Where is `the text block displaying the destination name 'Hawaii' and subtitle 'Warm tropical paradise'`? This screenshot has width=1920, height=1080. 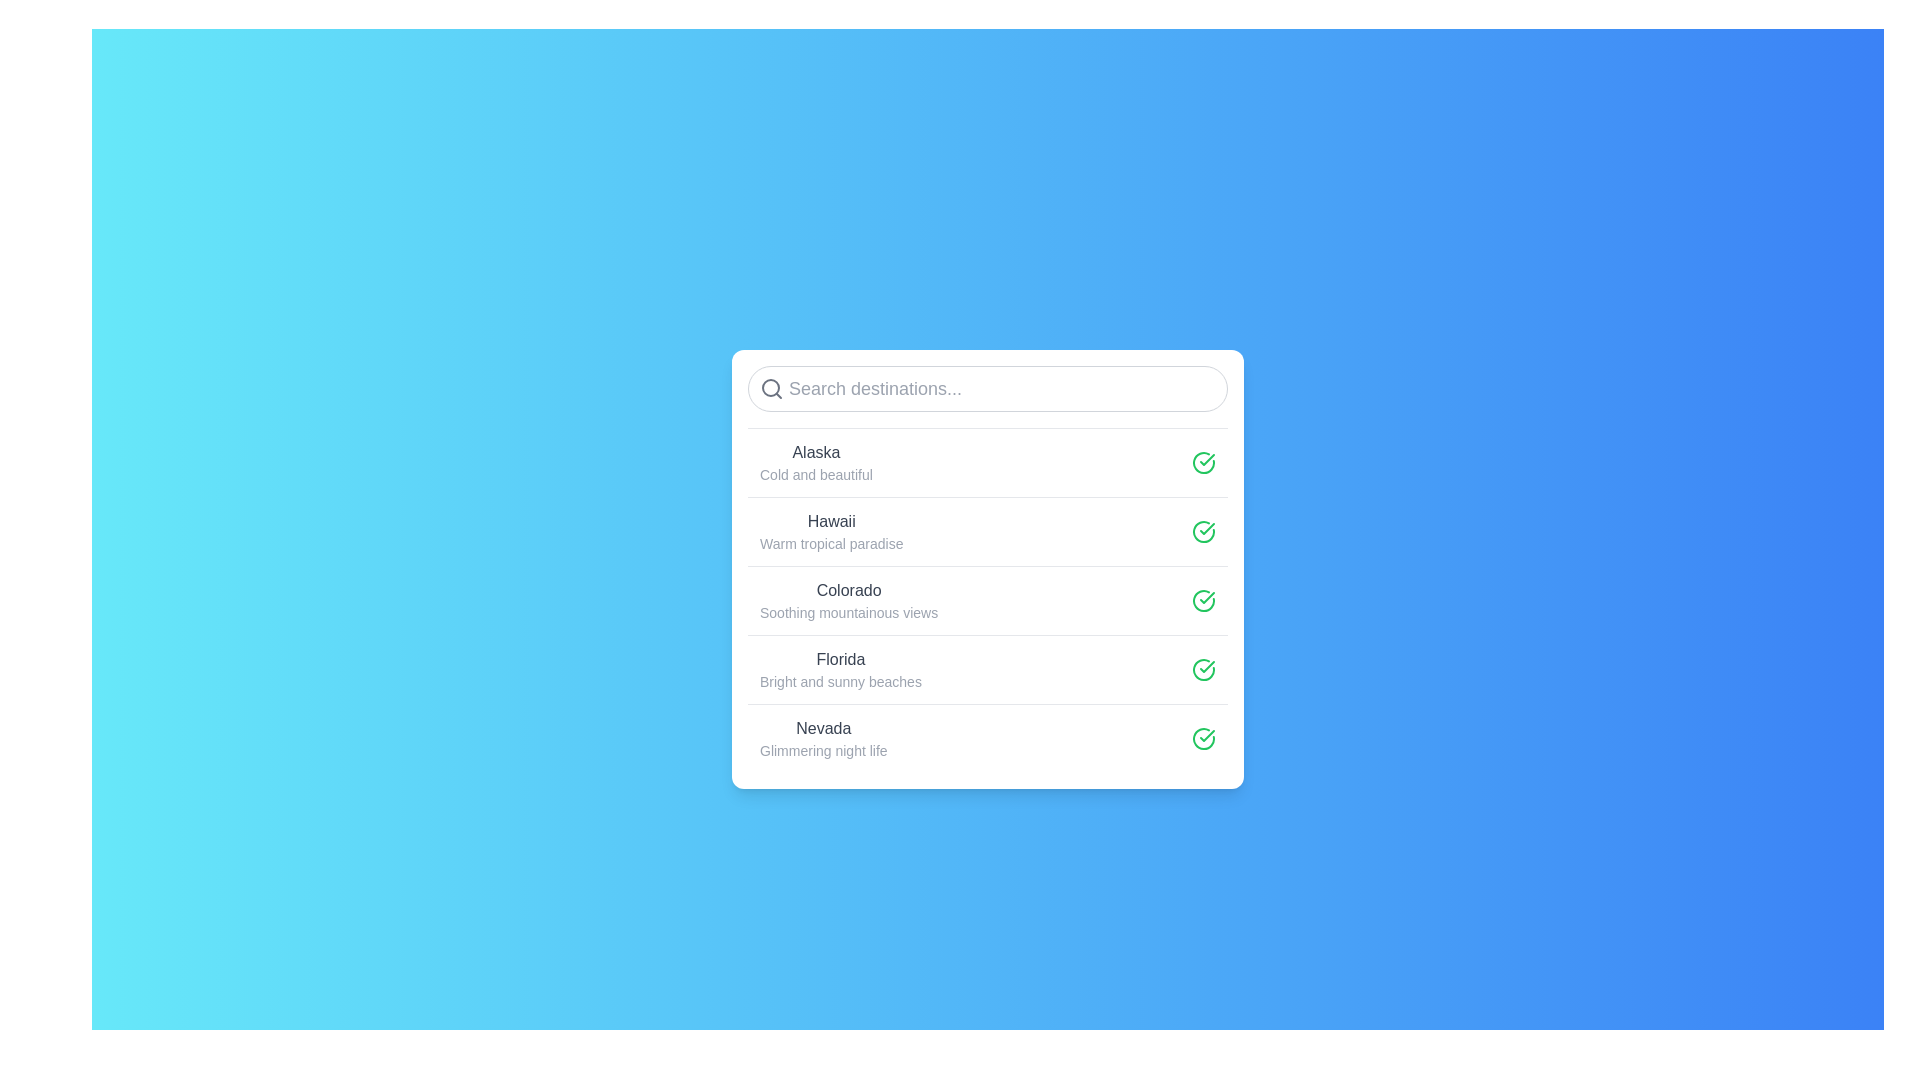
the text block displaying the destination name 'Hawaii' and subtitle 'Warm tropical paradise' is located at coordinates (831, 530).